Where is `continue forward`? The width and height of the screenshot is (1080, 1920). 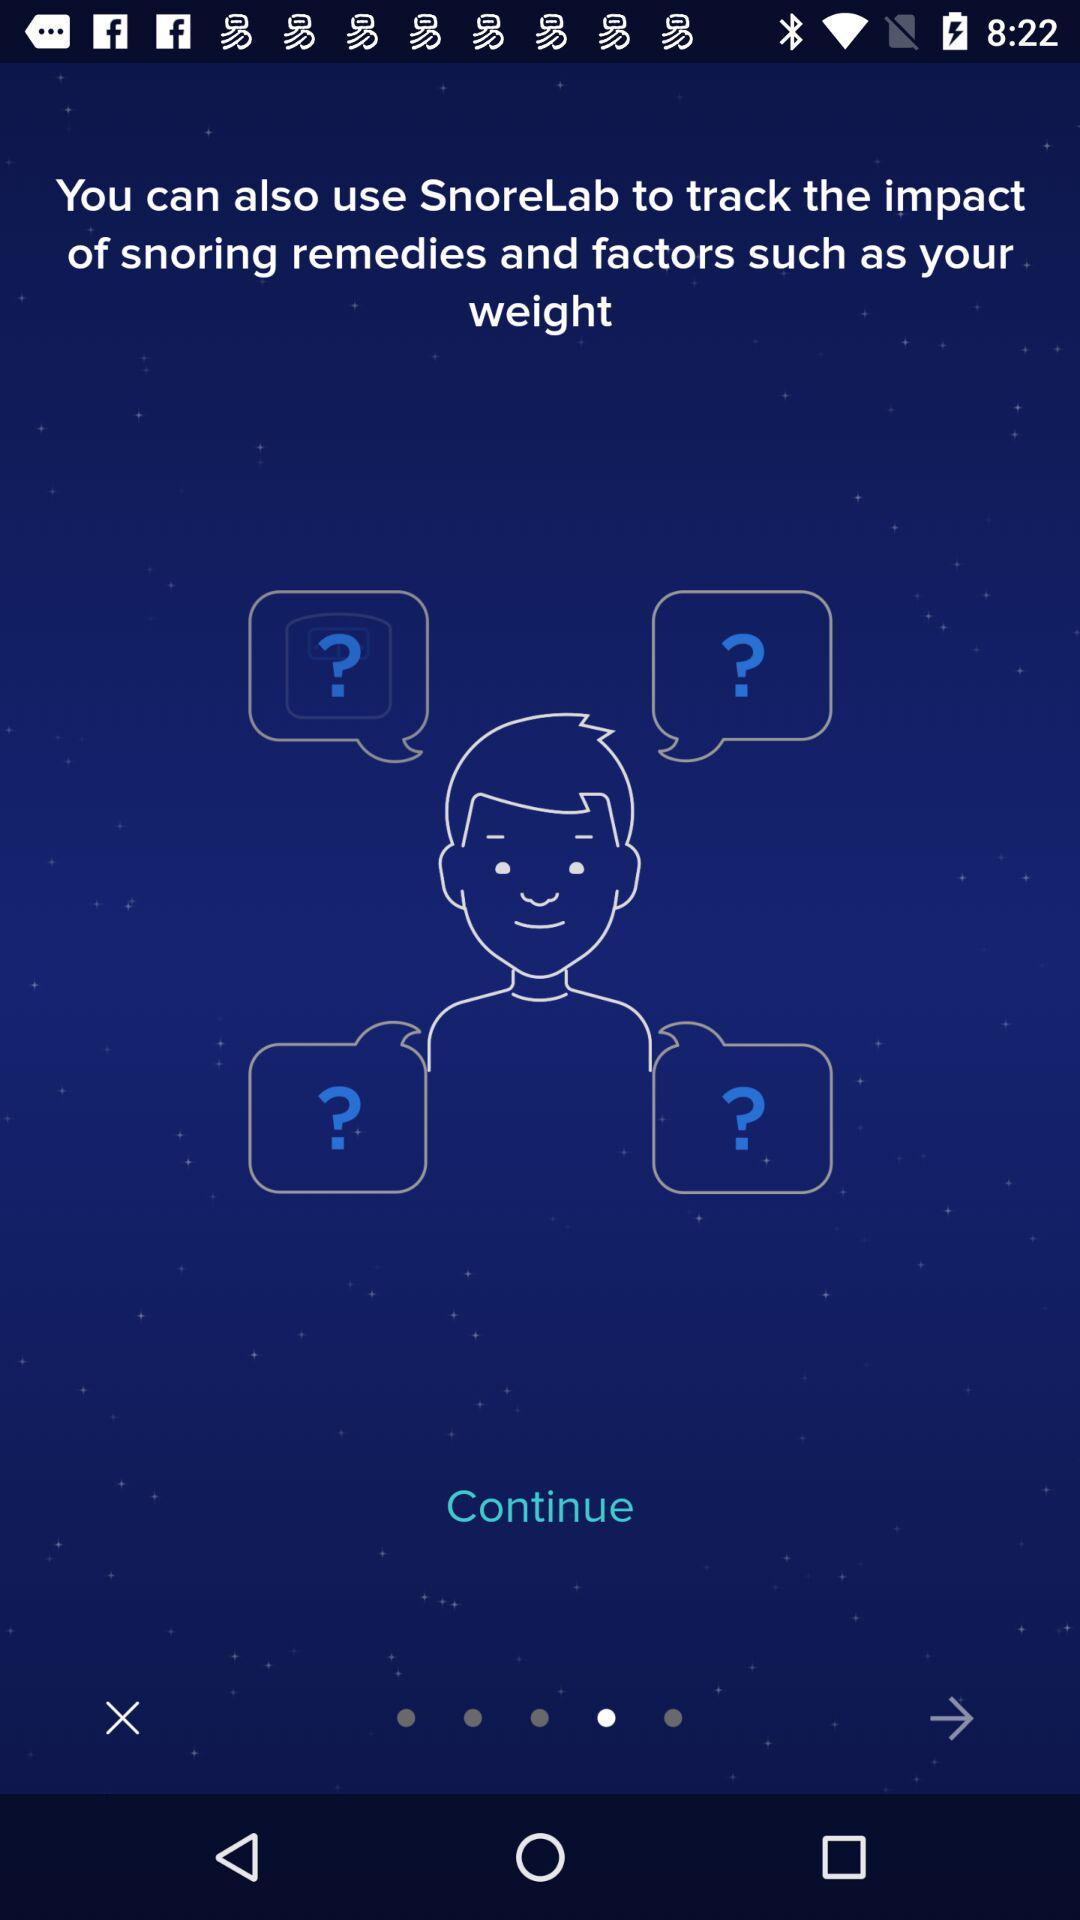
continue forward is located at coordinates (951, 1717).